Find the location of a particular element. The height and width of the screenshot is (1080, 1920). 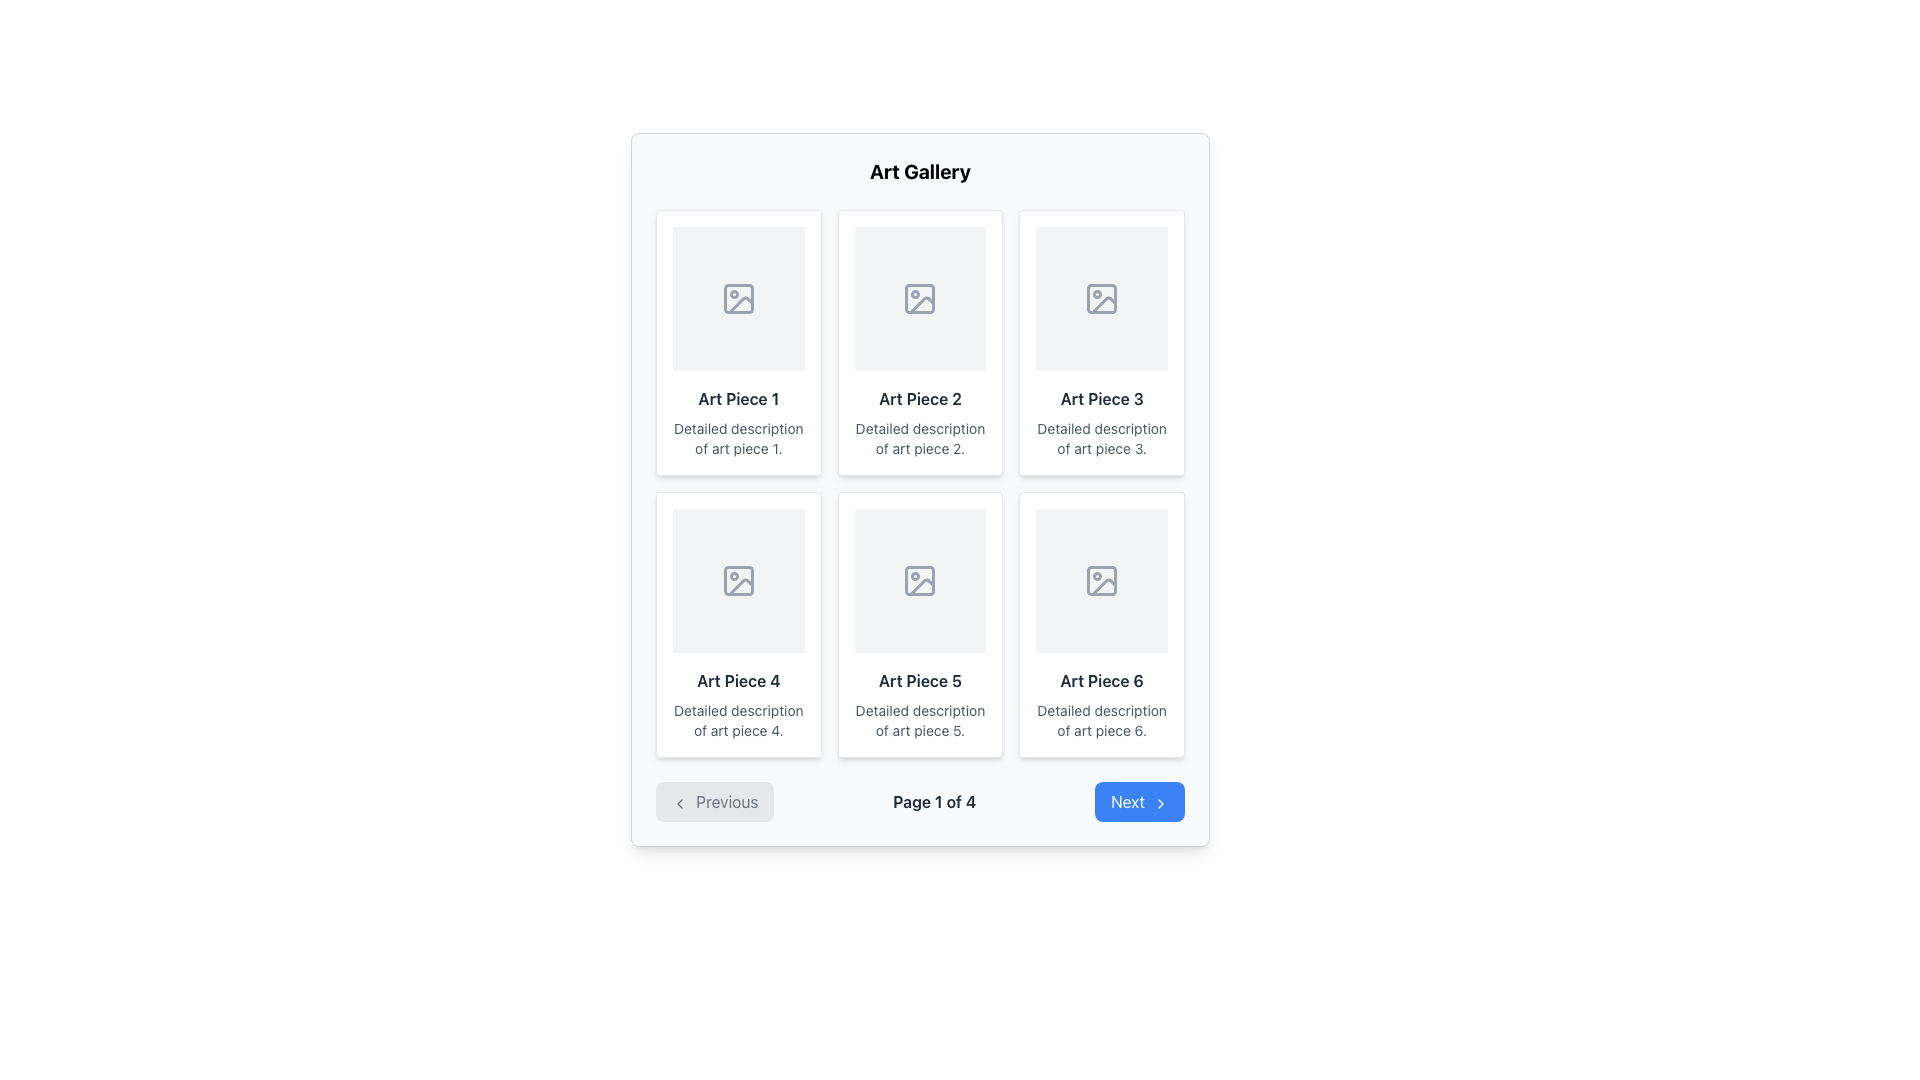

the Image Placeholder element located is located at coordinates (919, 581).